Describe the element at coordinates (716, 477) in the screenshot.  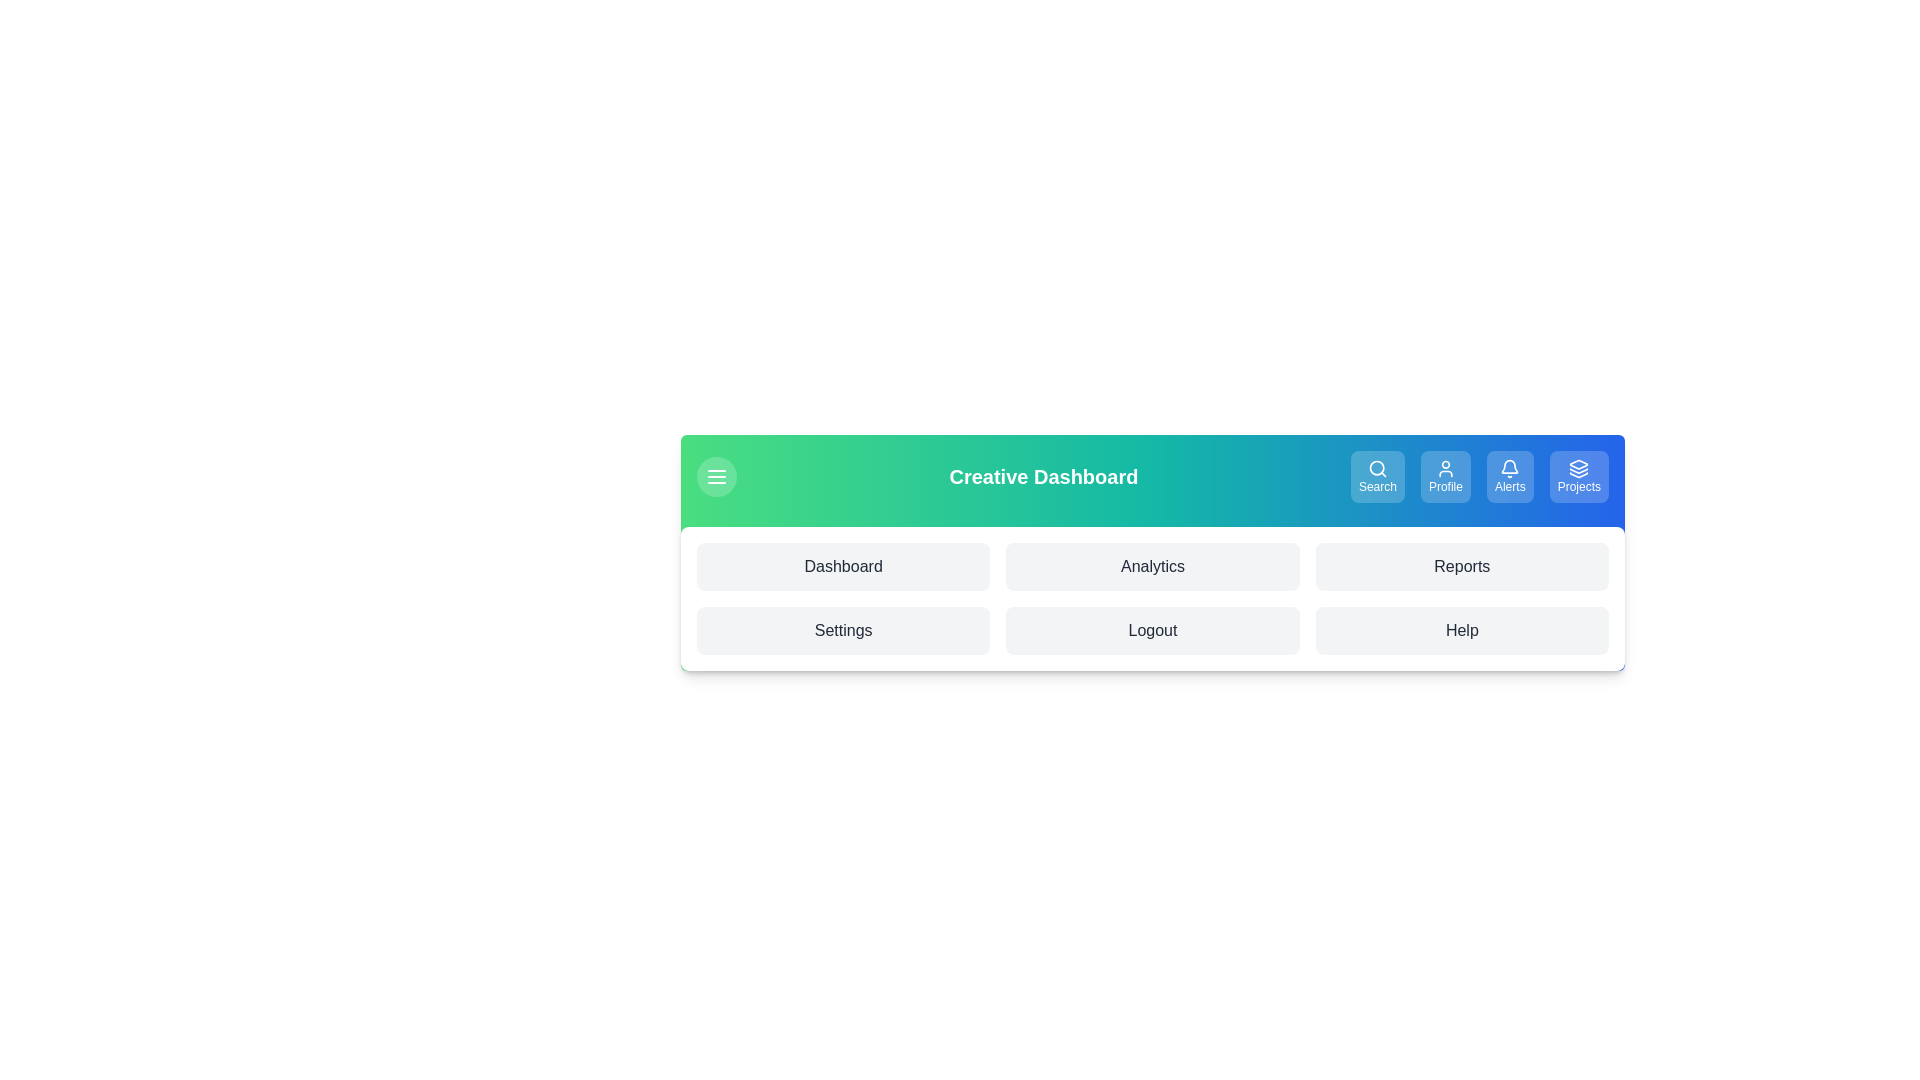
I see `the hamburger icon to toggle the menu visibility` at that location.